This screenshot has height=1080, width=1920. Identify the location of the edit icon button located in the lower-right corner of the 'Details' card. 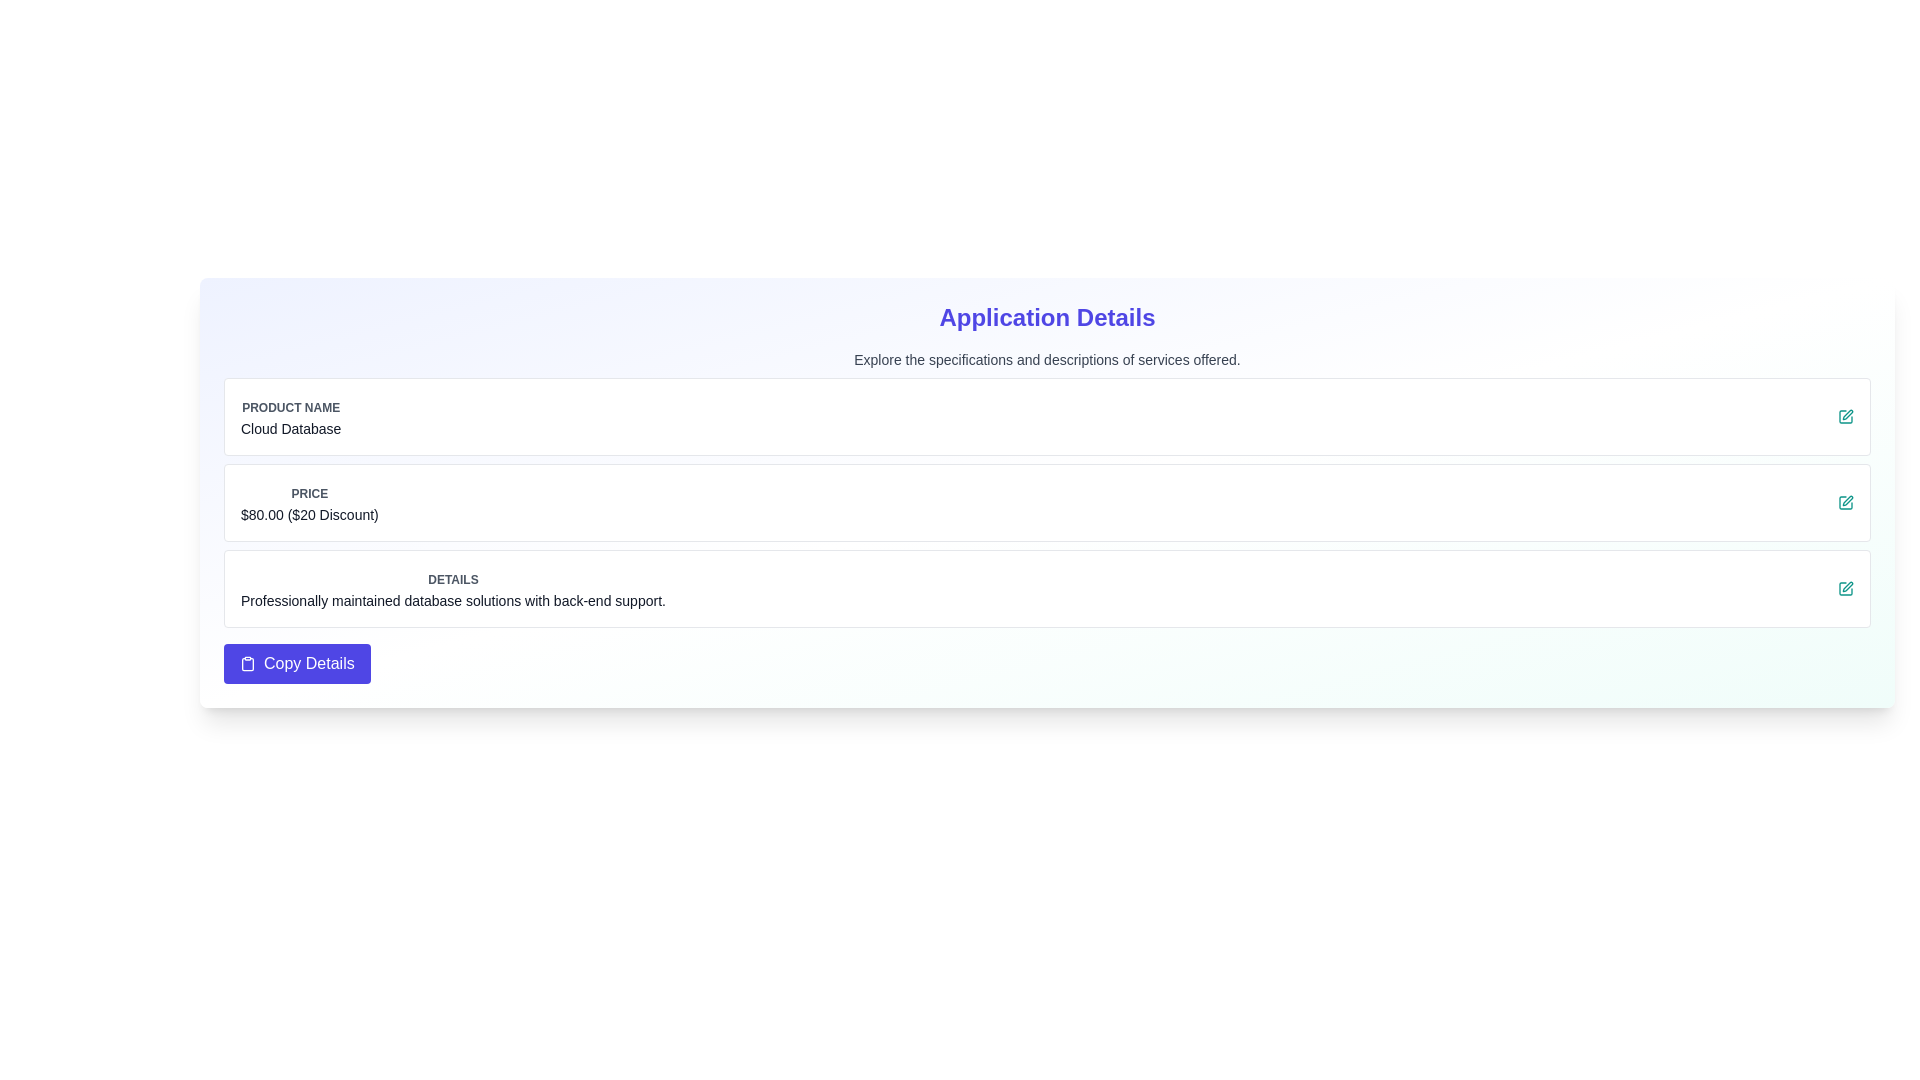
(1845, 588).